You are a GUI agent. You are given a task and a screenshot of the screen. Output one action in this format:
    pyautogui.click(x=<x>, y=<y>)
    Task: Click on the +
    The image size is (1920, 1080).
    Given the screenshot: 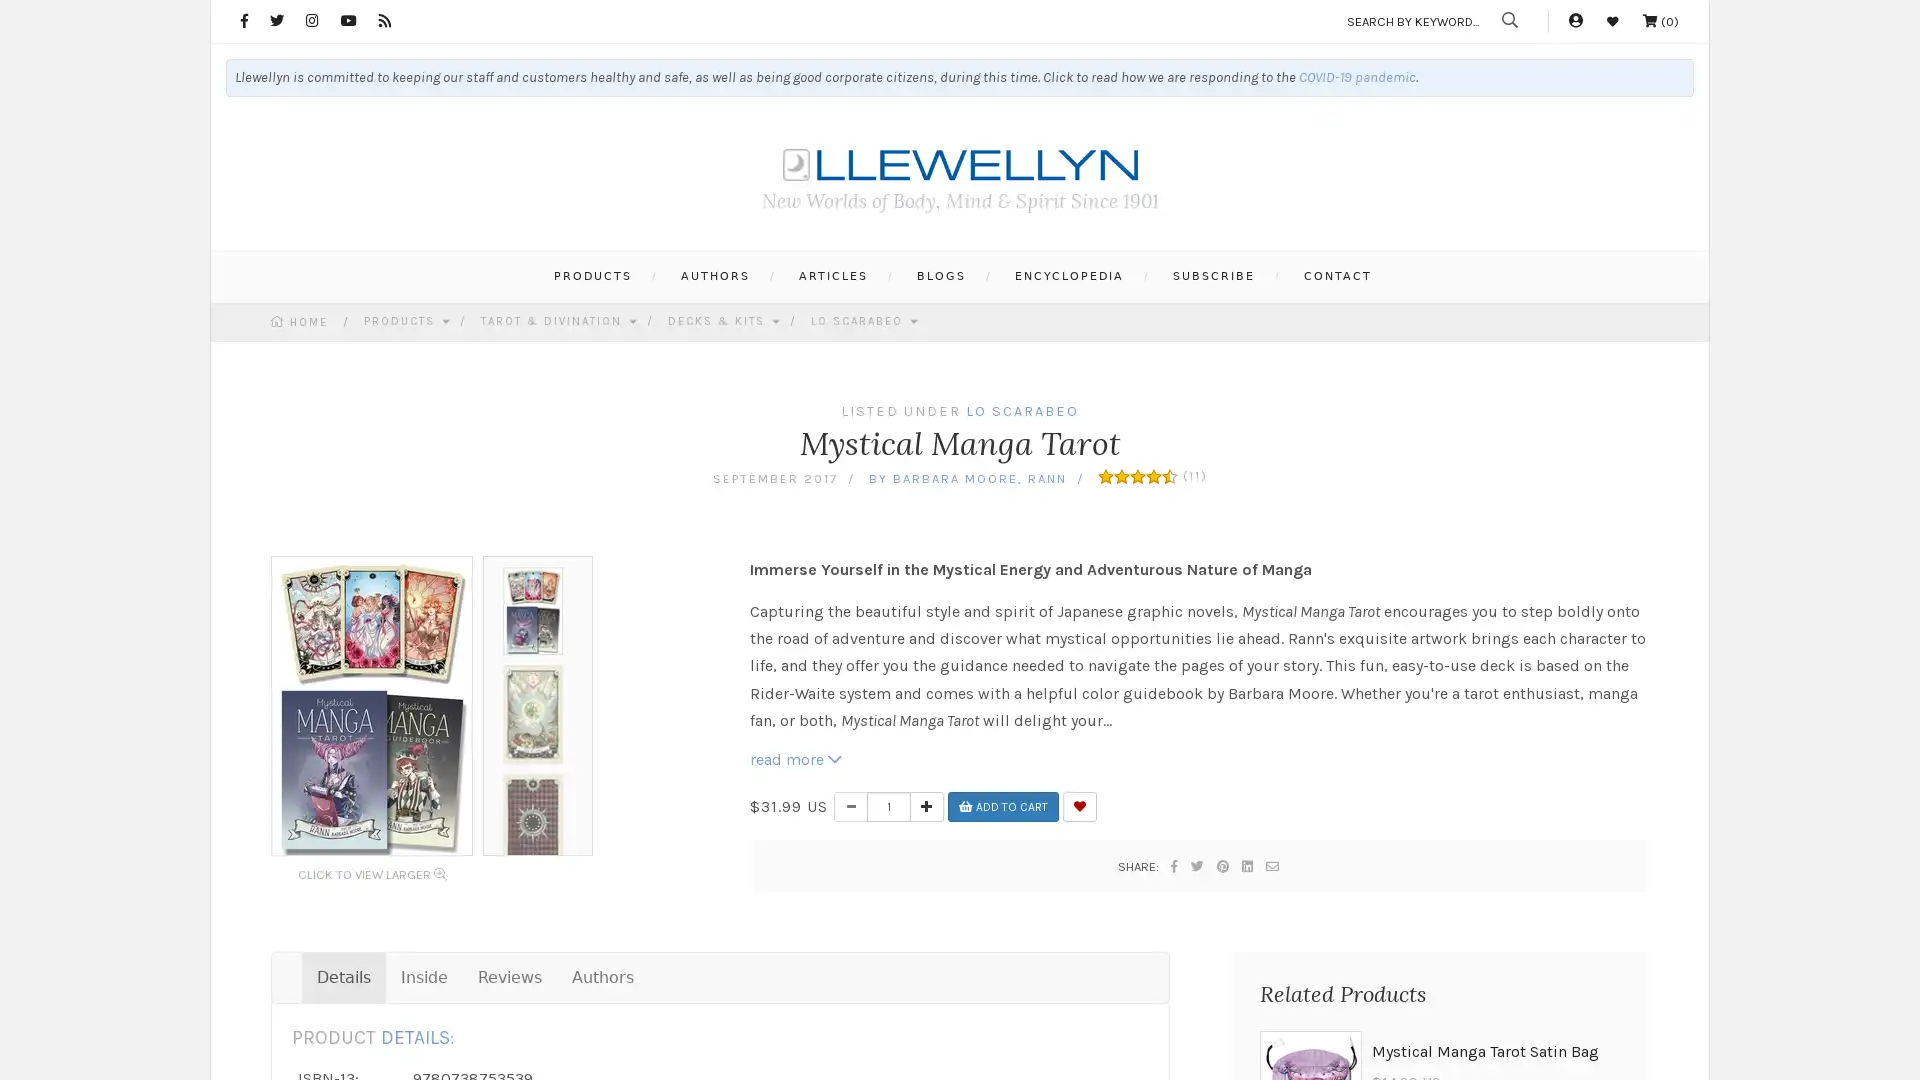 What is the action you would take?
    pyautogui.click(x=925, y=805)
    